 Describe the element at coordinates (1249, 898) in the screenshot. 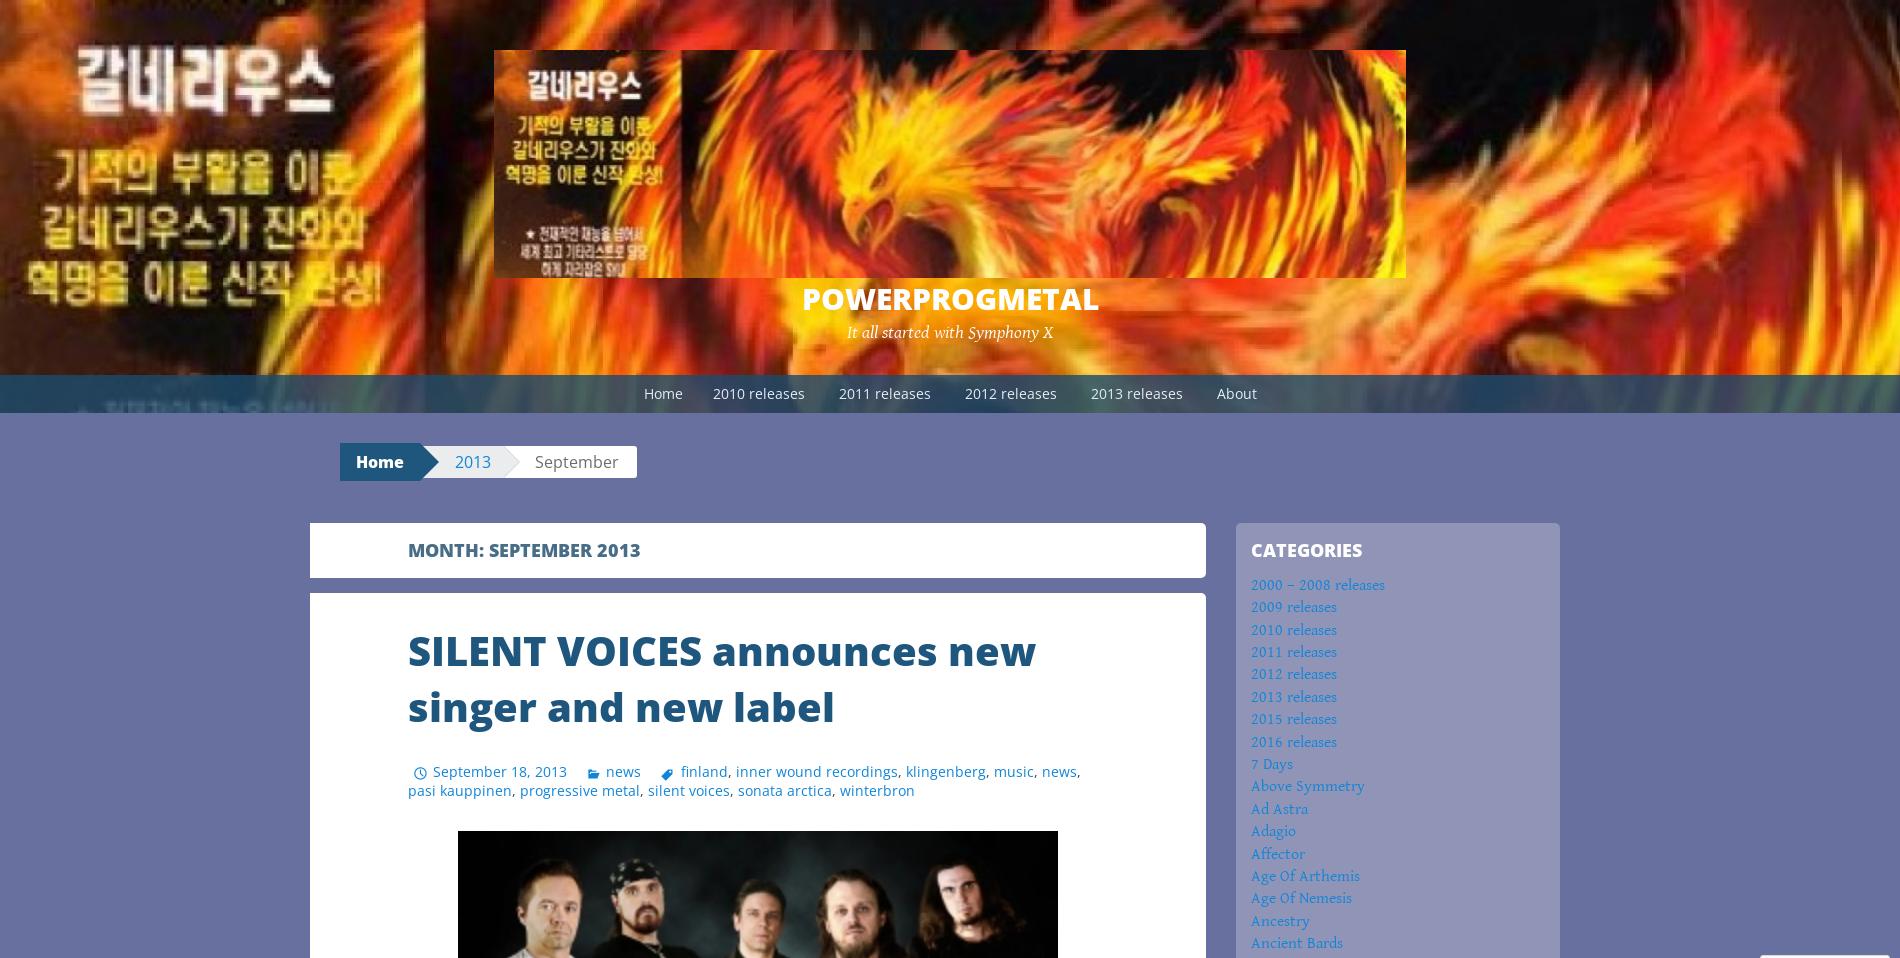

I see `'Age Of Nemesis'` at that location.